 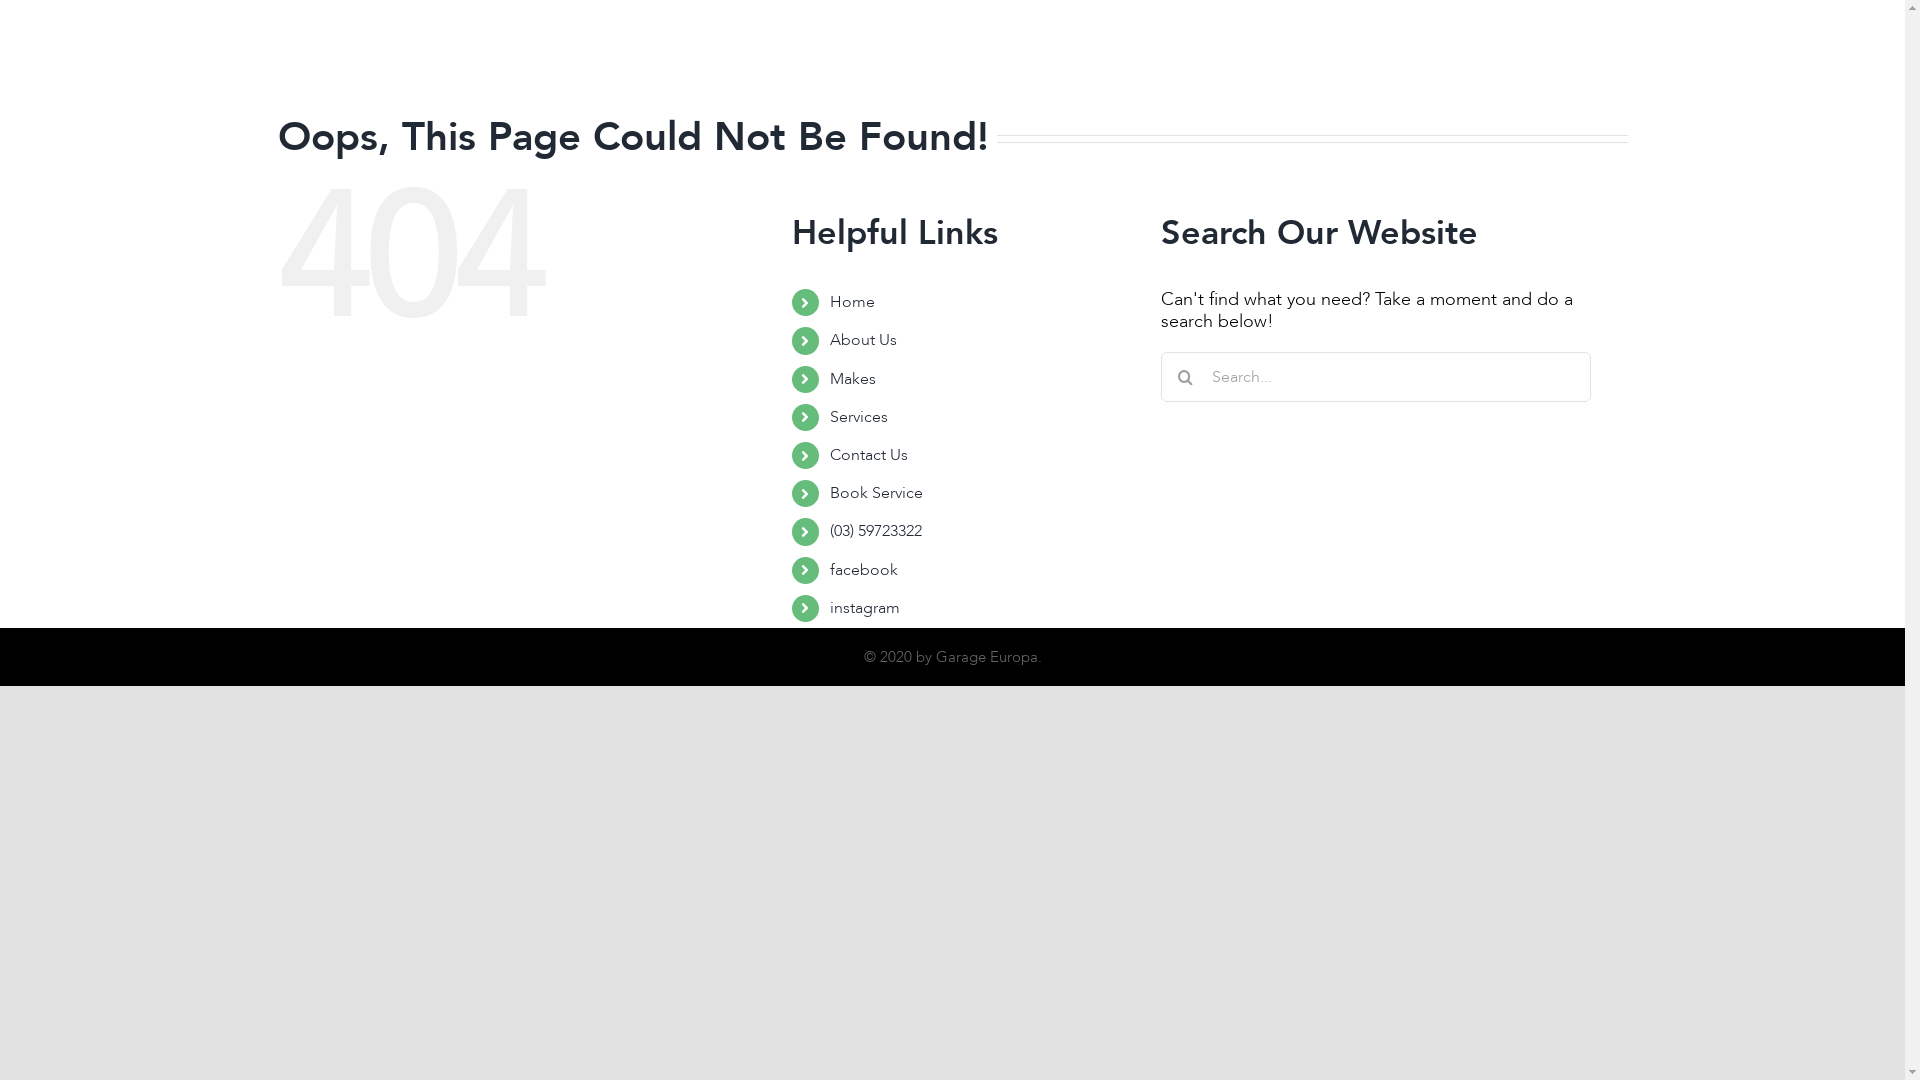 I want to click on '(03) 59723322', so click(x=876, y=530).